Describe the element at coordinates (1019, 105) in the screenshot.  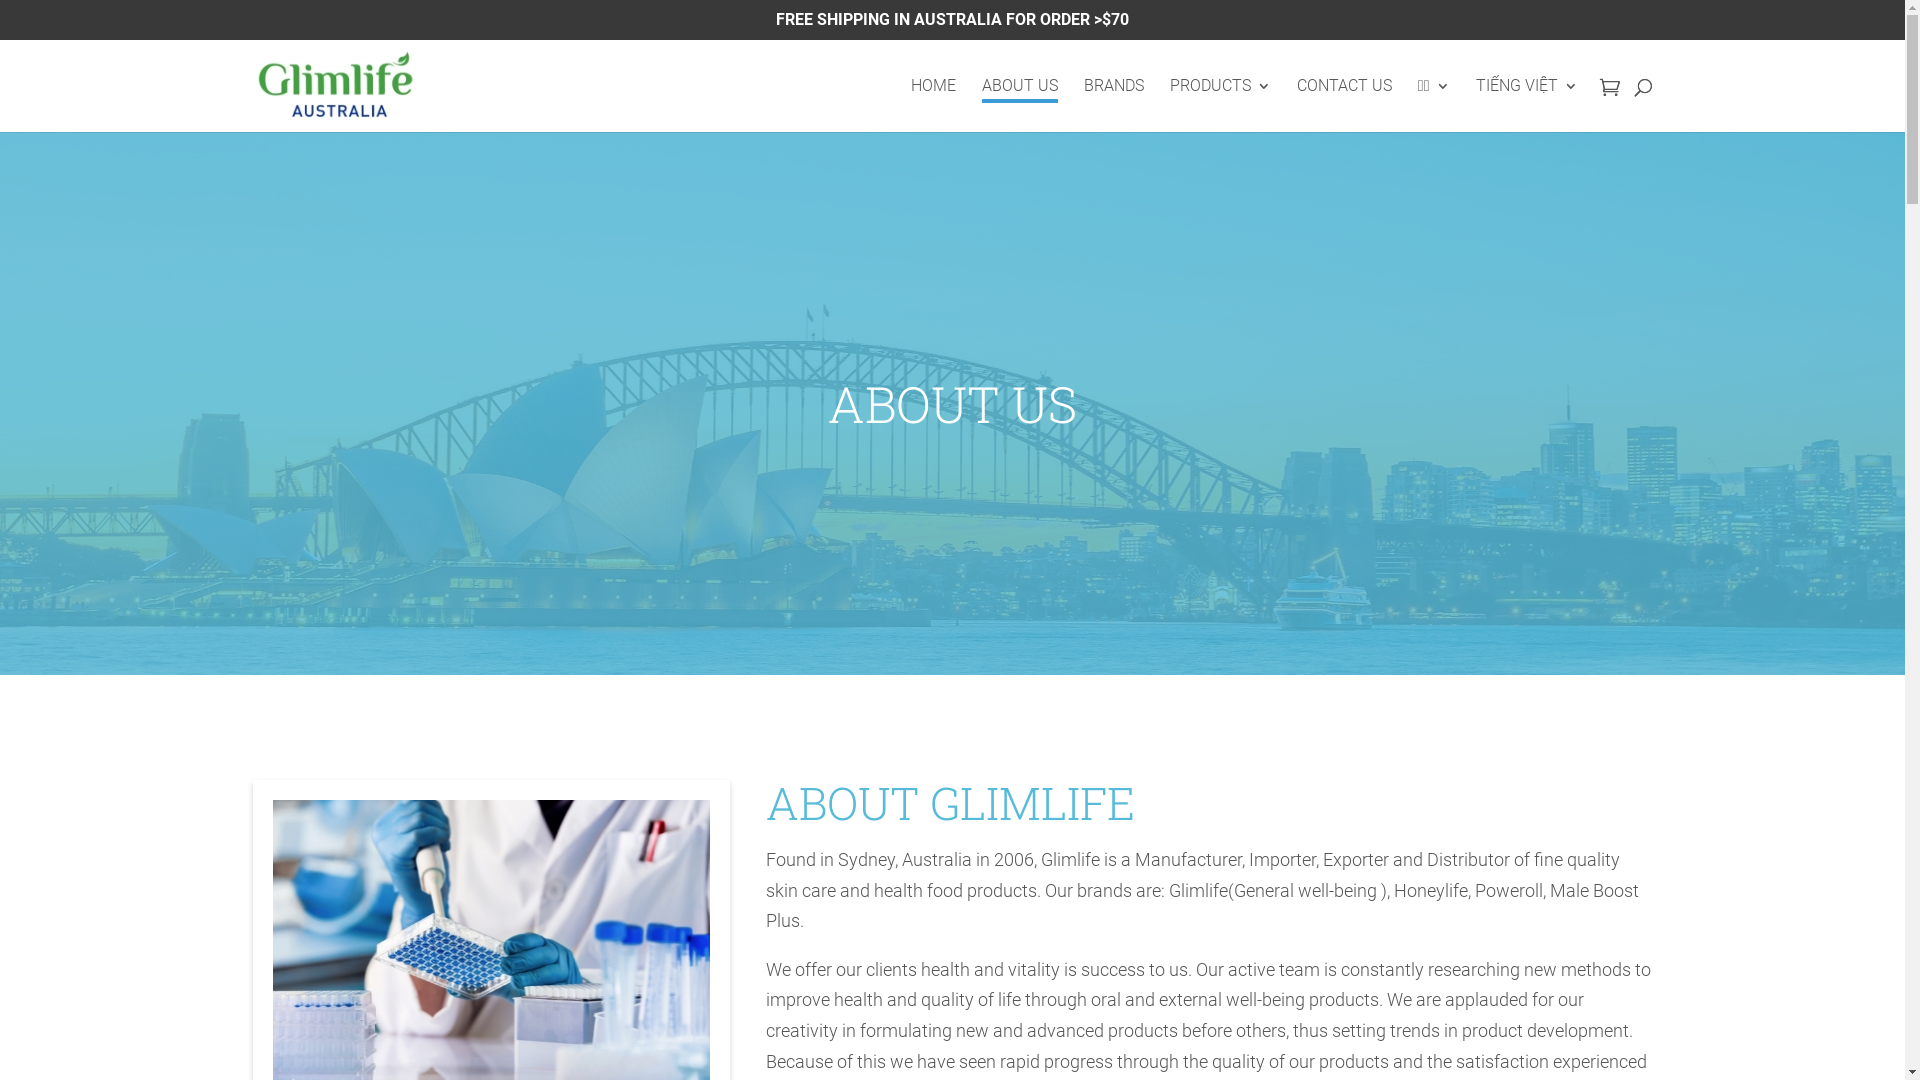
I see `'ABOUT US'` at that location.